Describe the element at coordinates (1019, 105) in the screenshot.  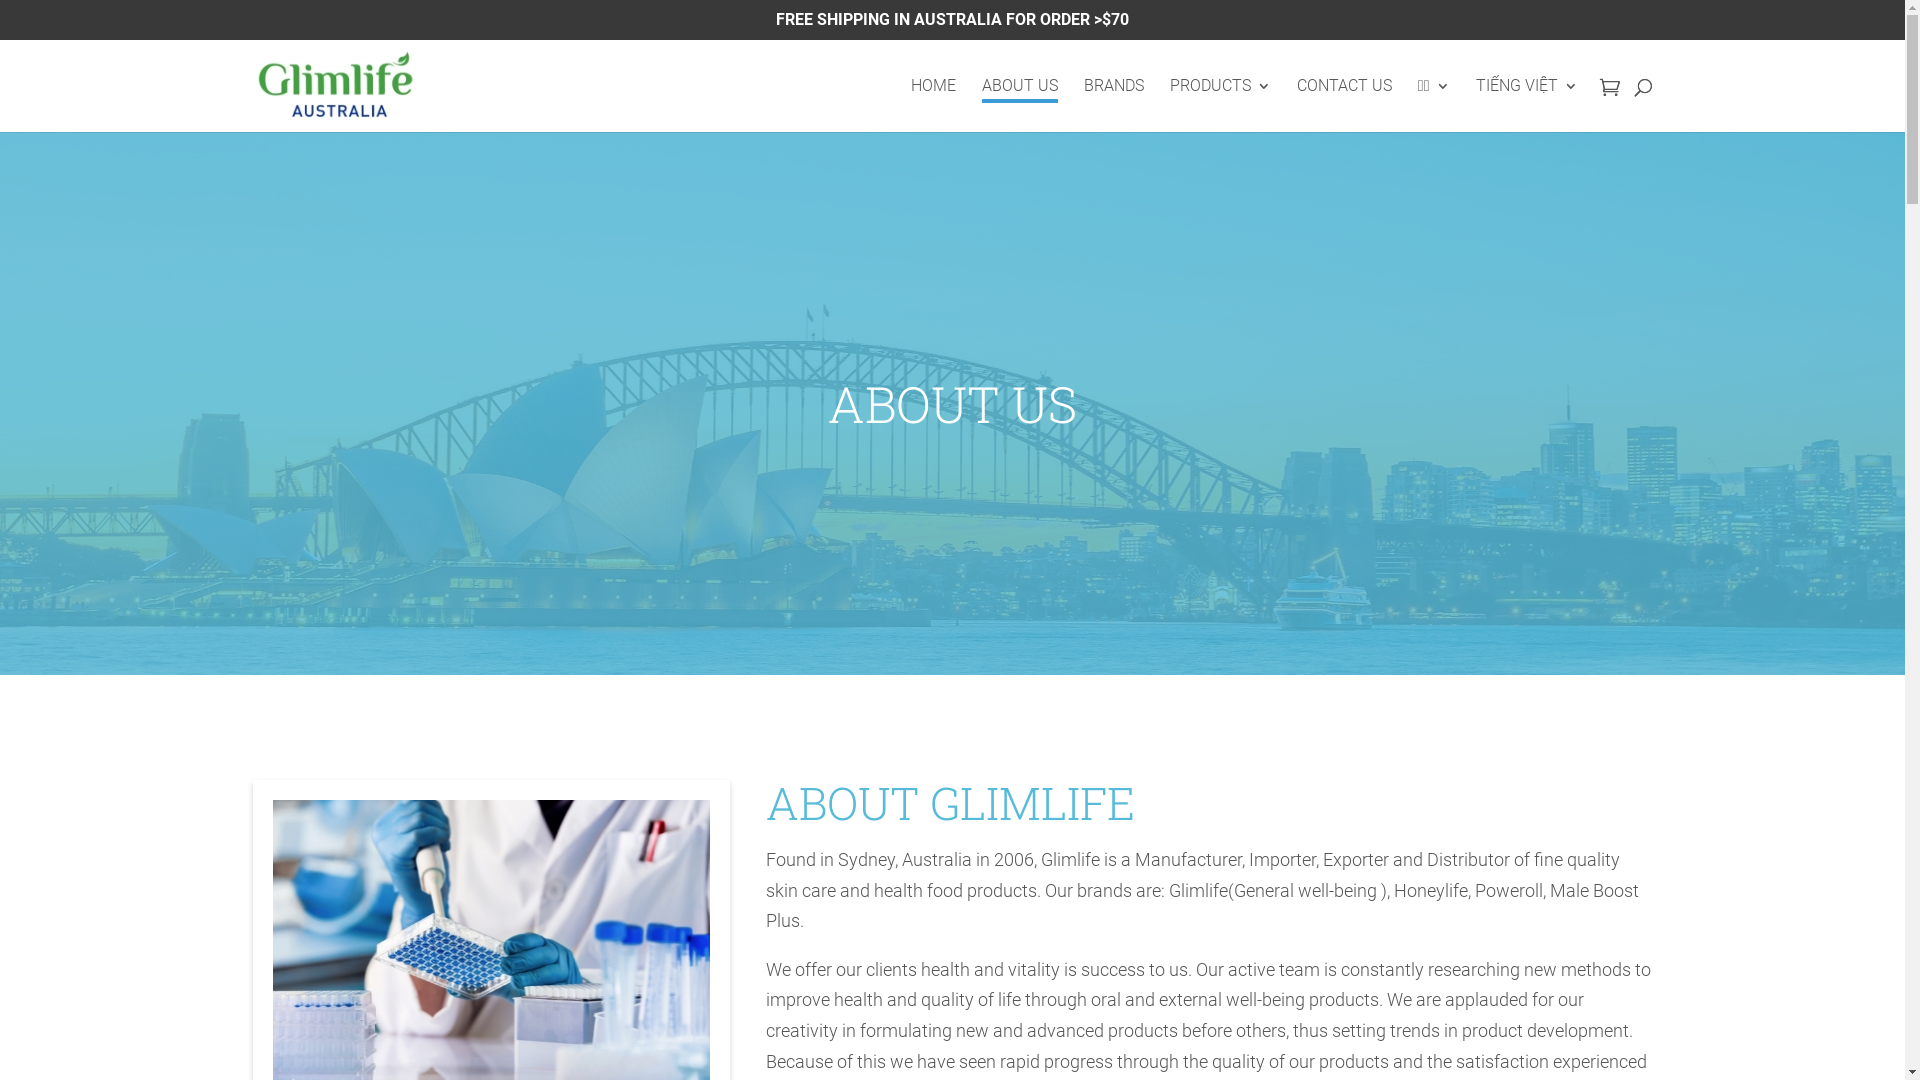
I see `'ABOUT US'` at that location.